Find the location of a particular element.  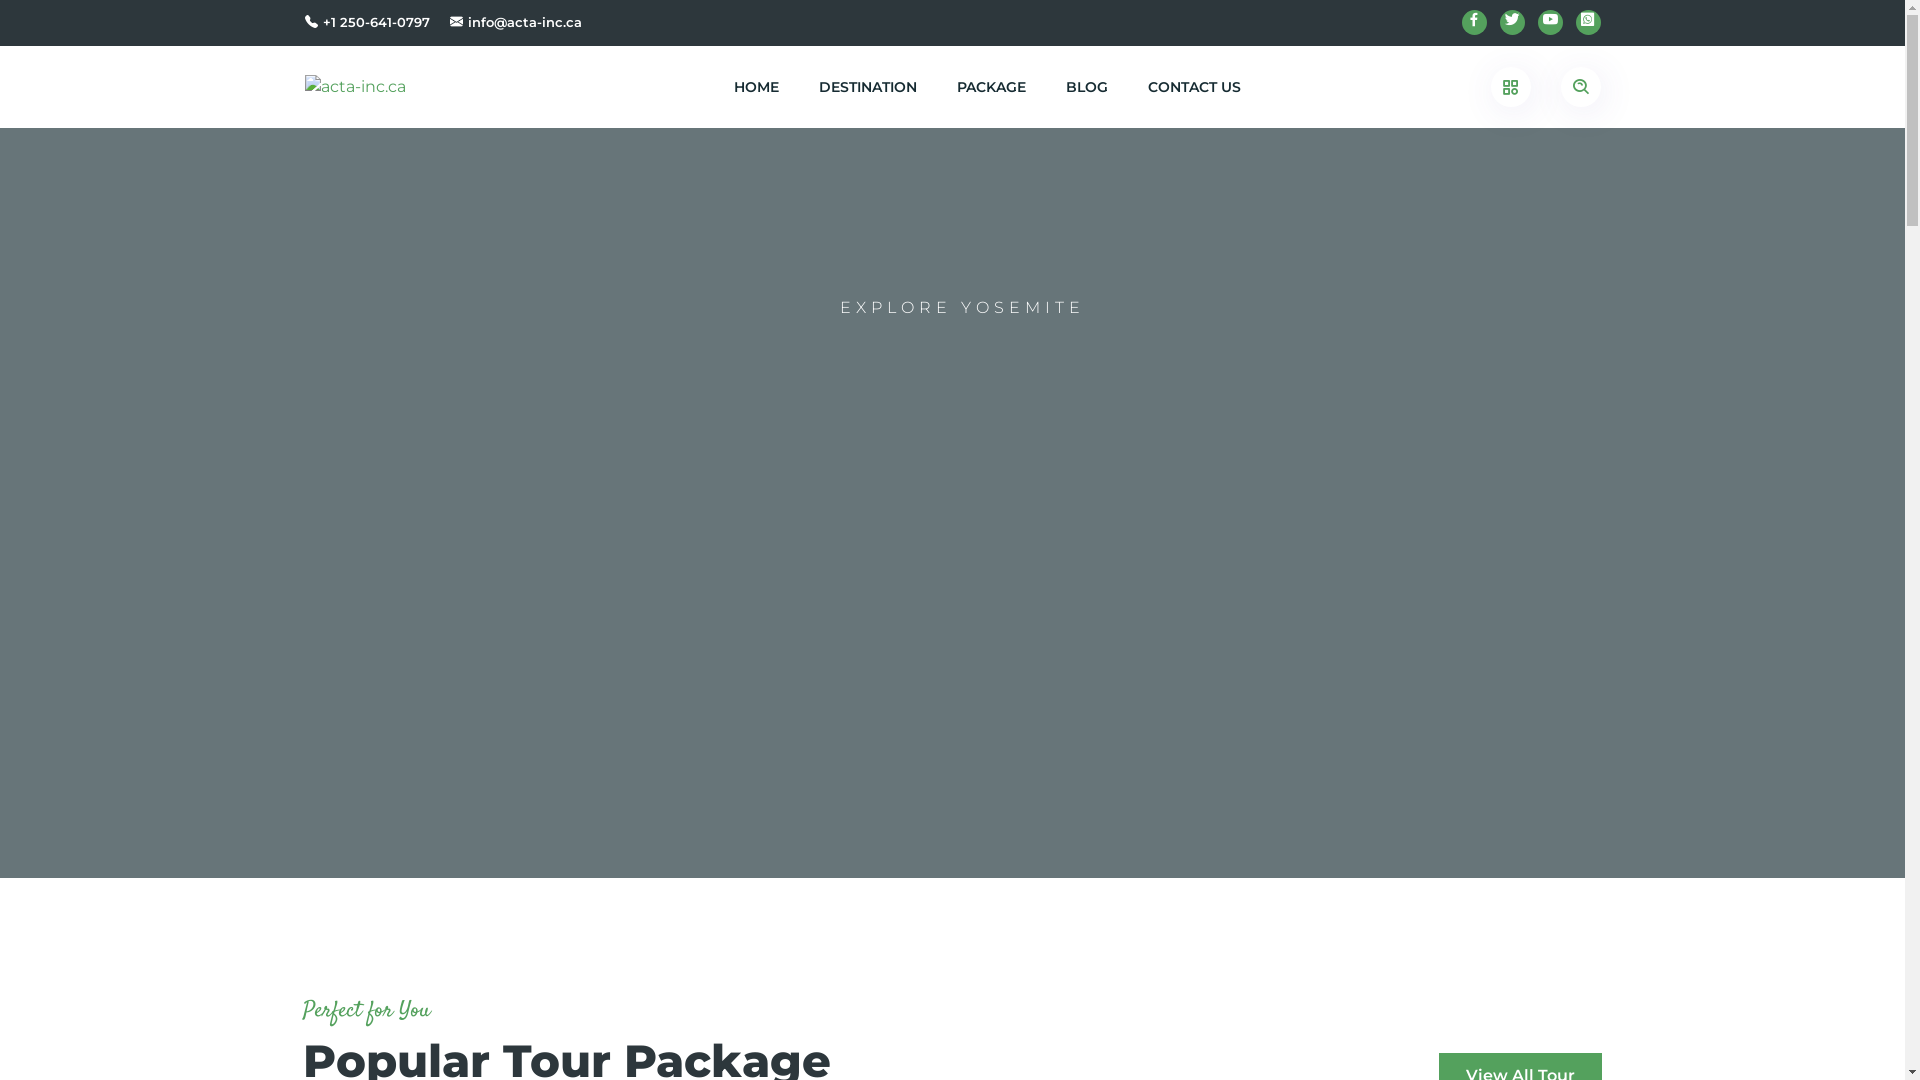

'CONTACT US' is located at coordinates (1194, 86).